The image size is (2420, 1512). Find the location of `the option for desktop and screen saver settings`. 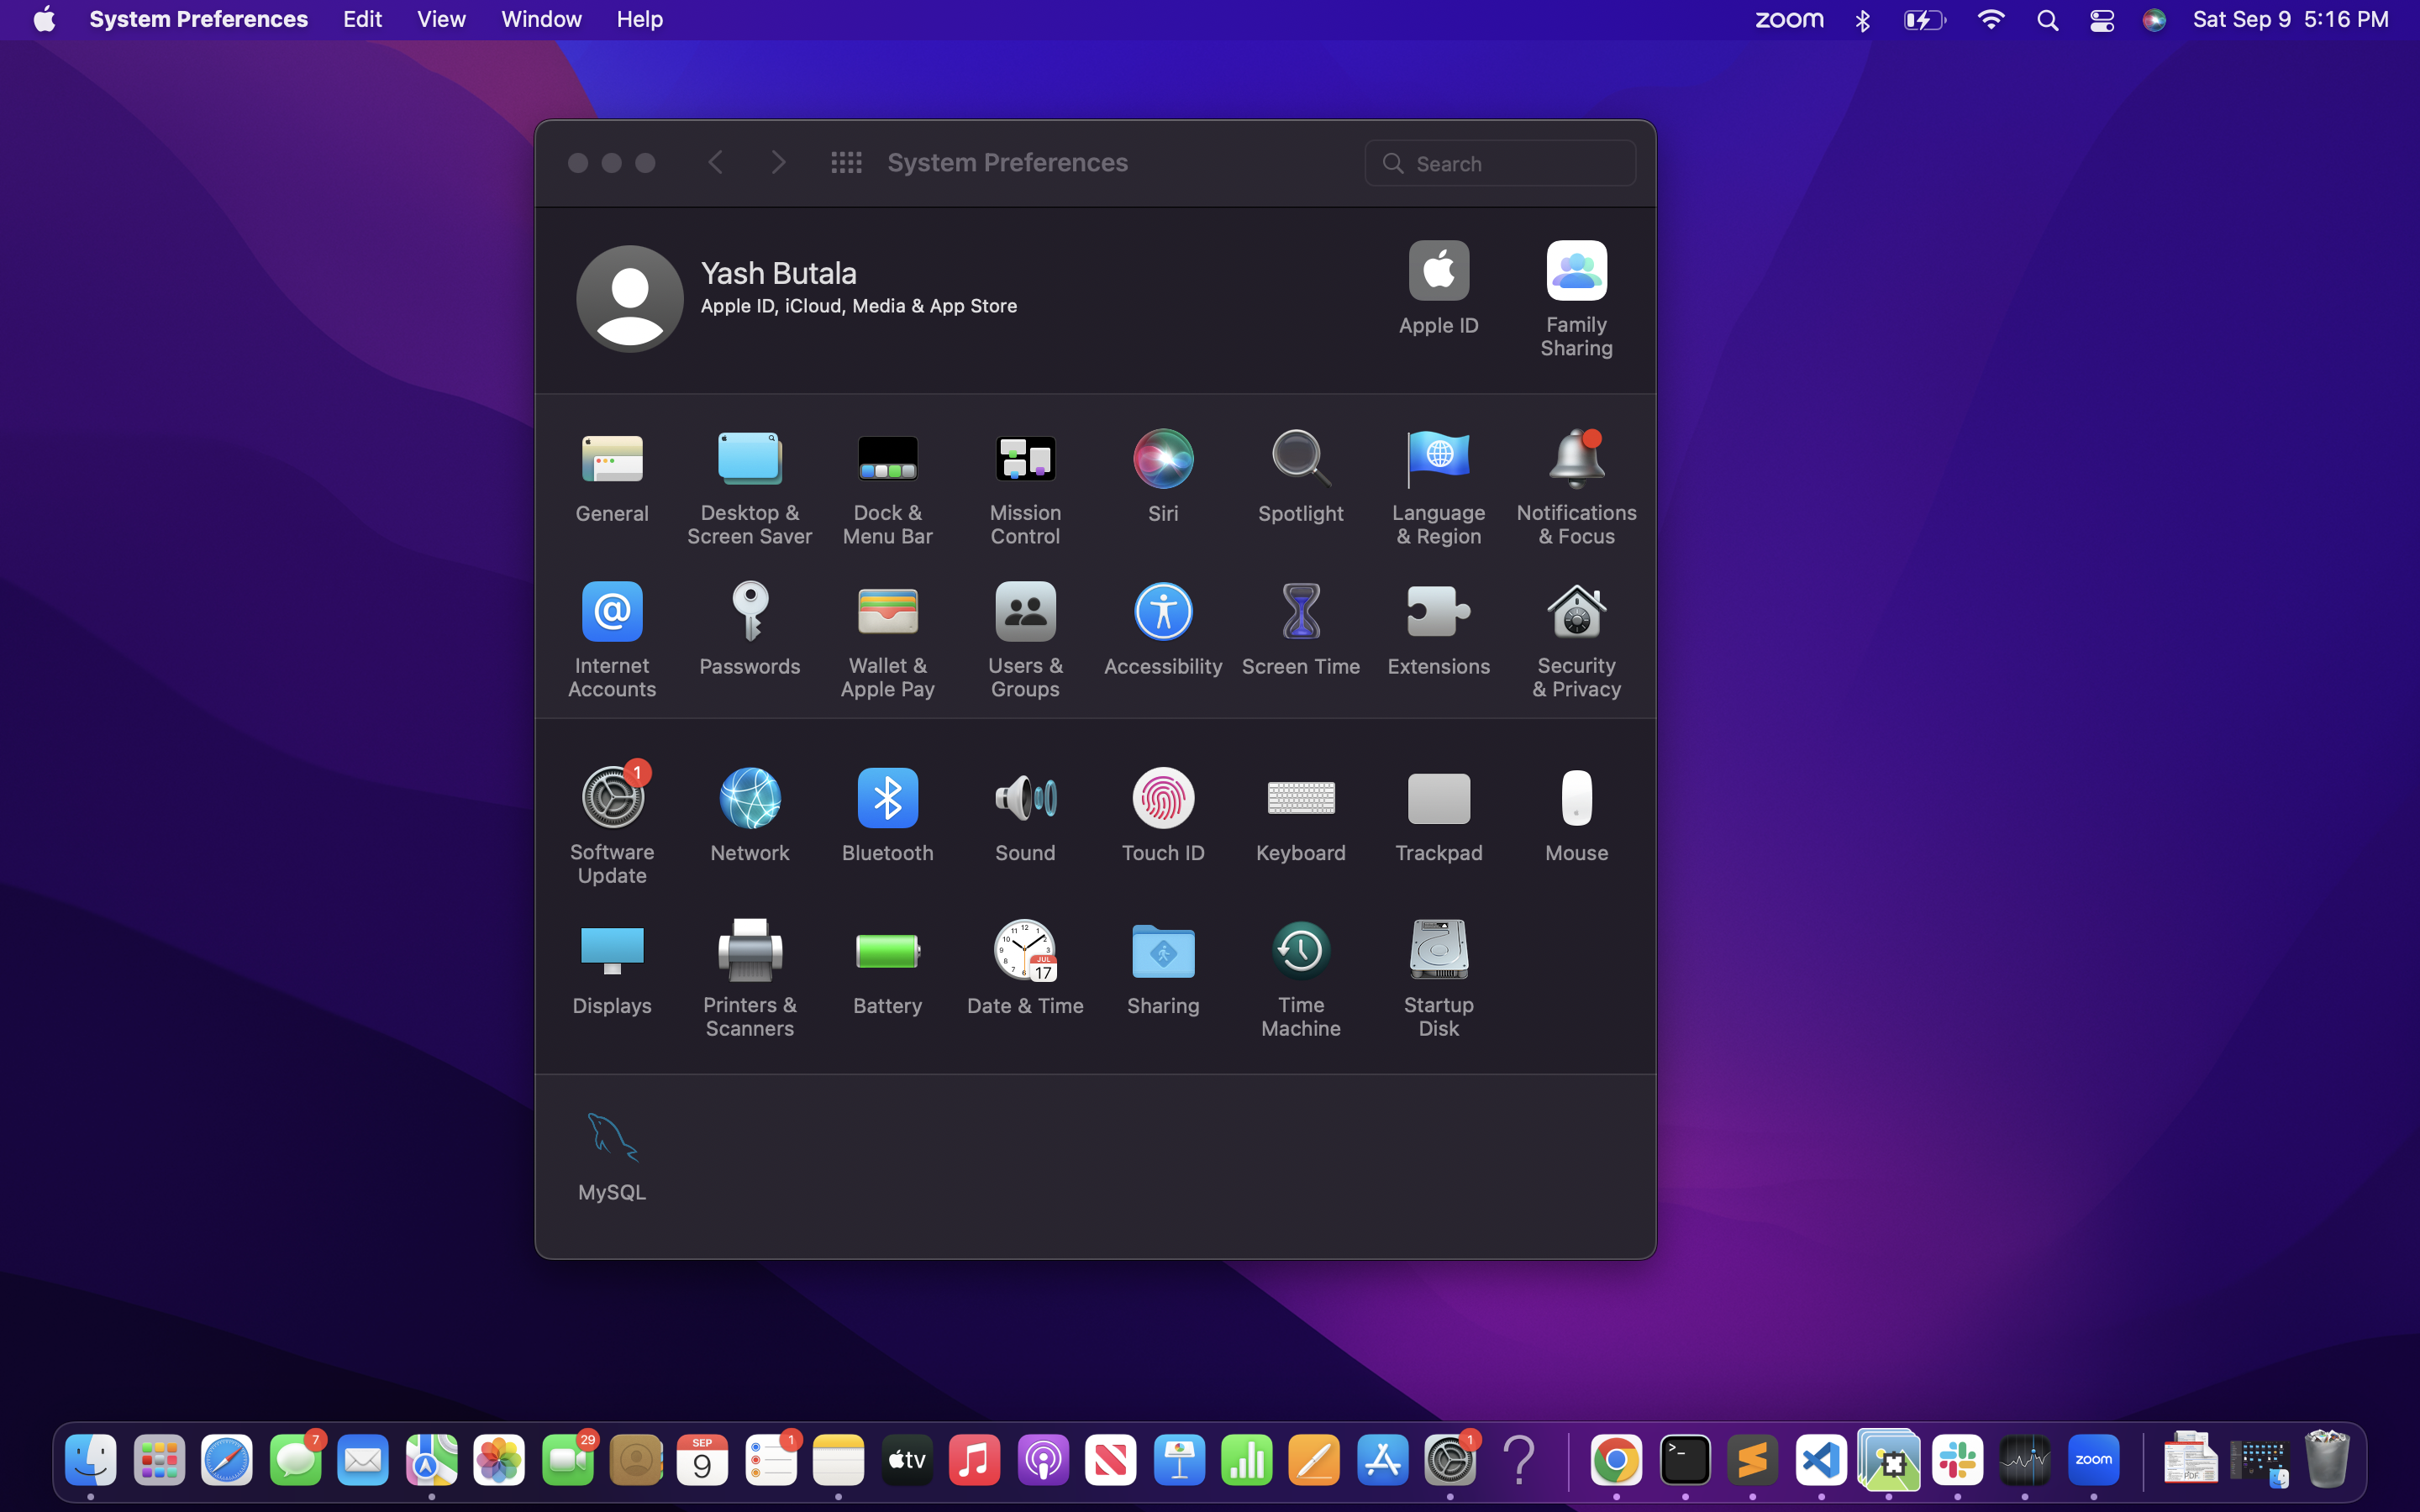

the option for desktop and screen saver settings is located at coordinates (750, 487).